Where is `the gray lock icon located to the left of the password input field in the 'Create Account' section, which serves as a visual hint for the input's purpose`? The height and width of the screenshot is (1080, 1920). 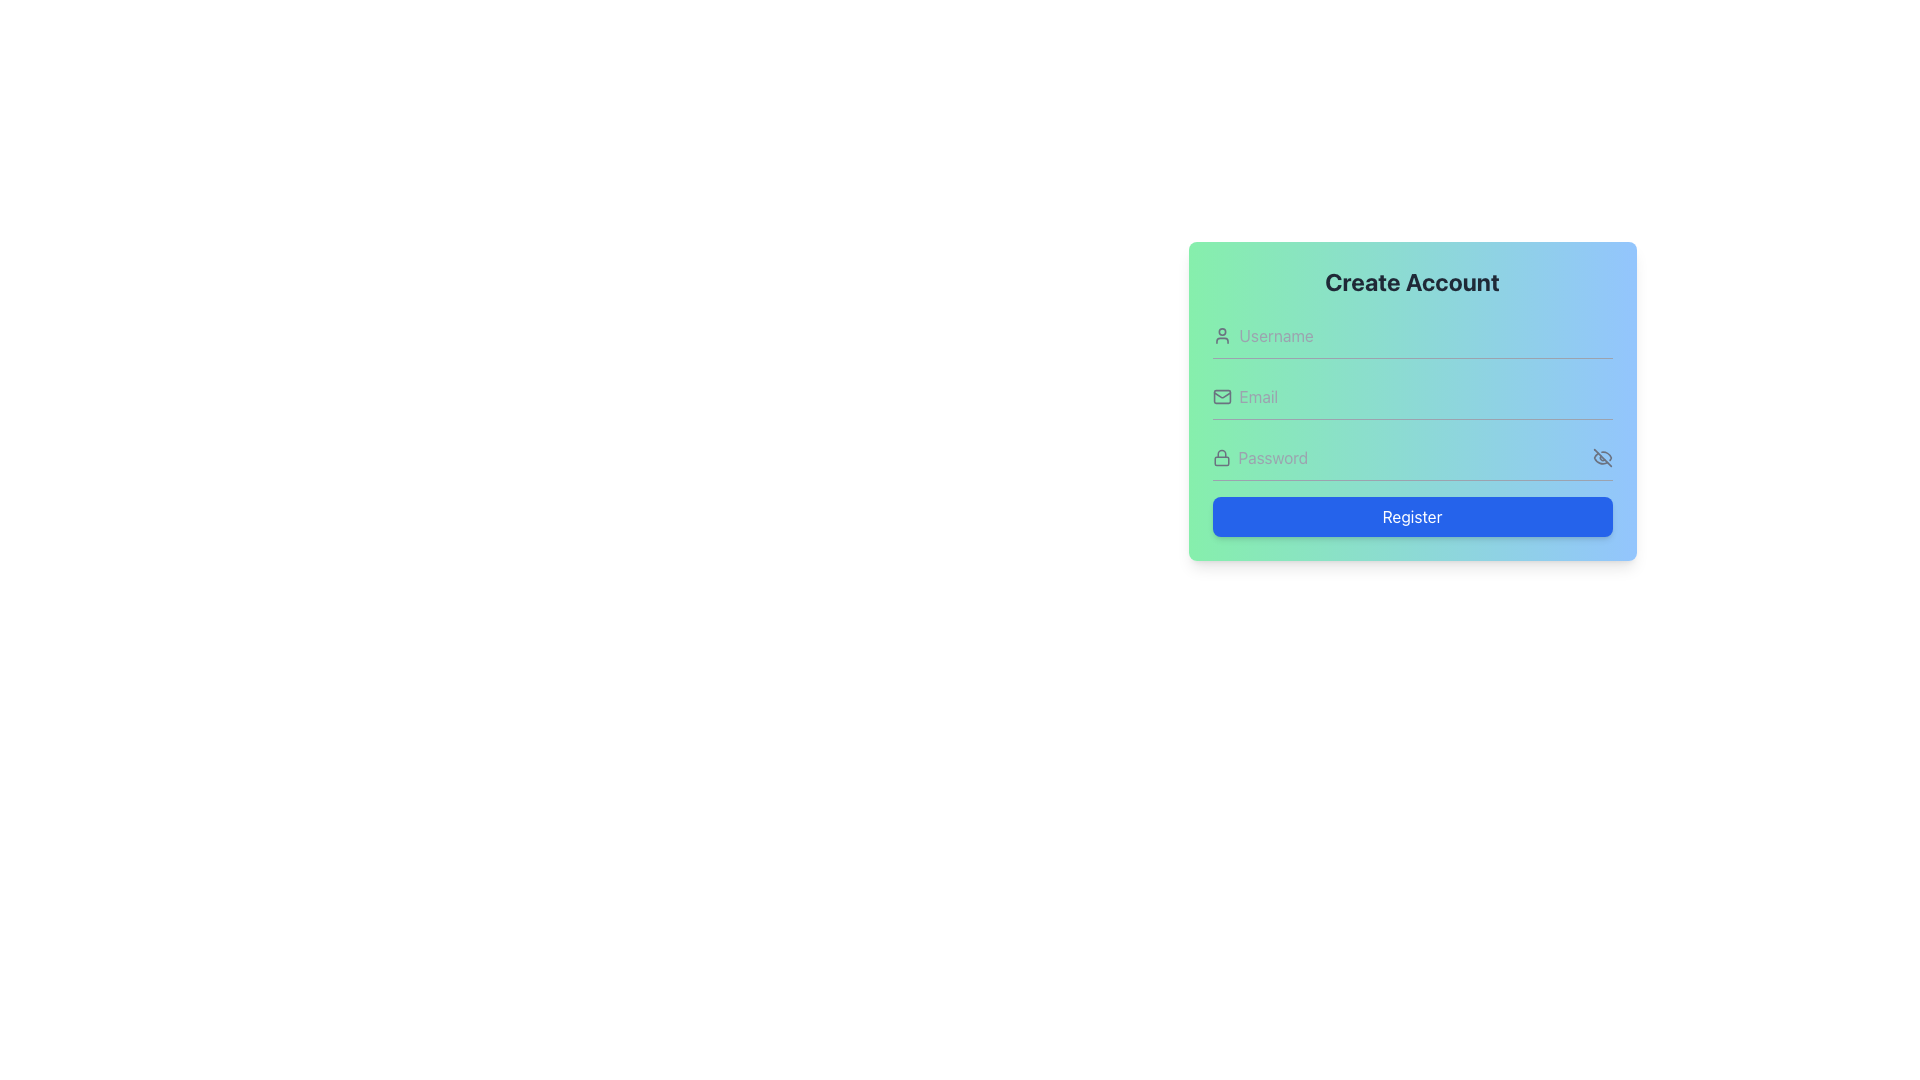
the gray lock icon located to the left of the password input field in the 'Create Account' section, which serves as a visual hint for the input's purpose is located at coordinates (1220, 458).